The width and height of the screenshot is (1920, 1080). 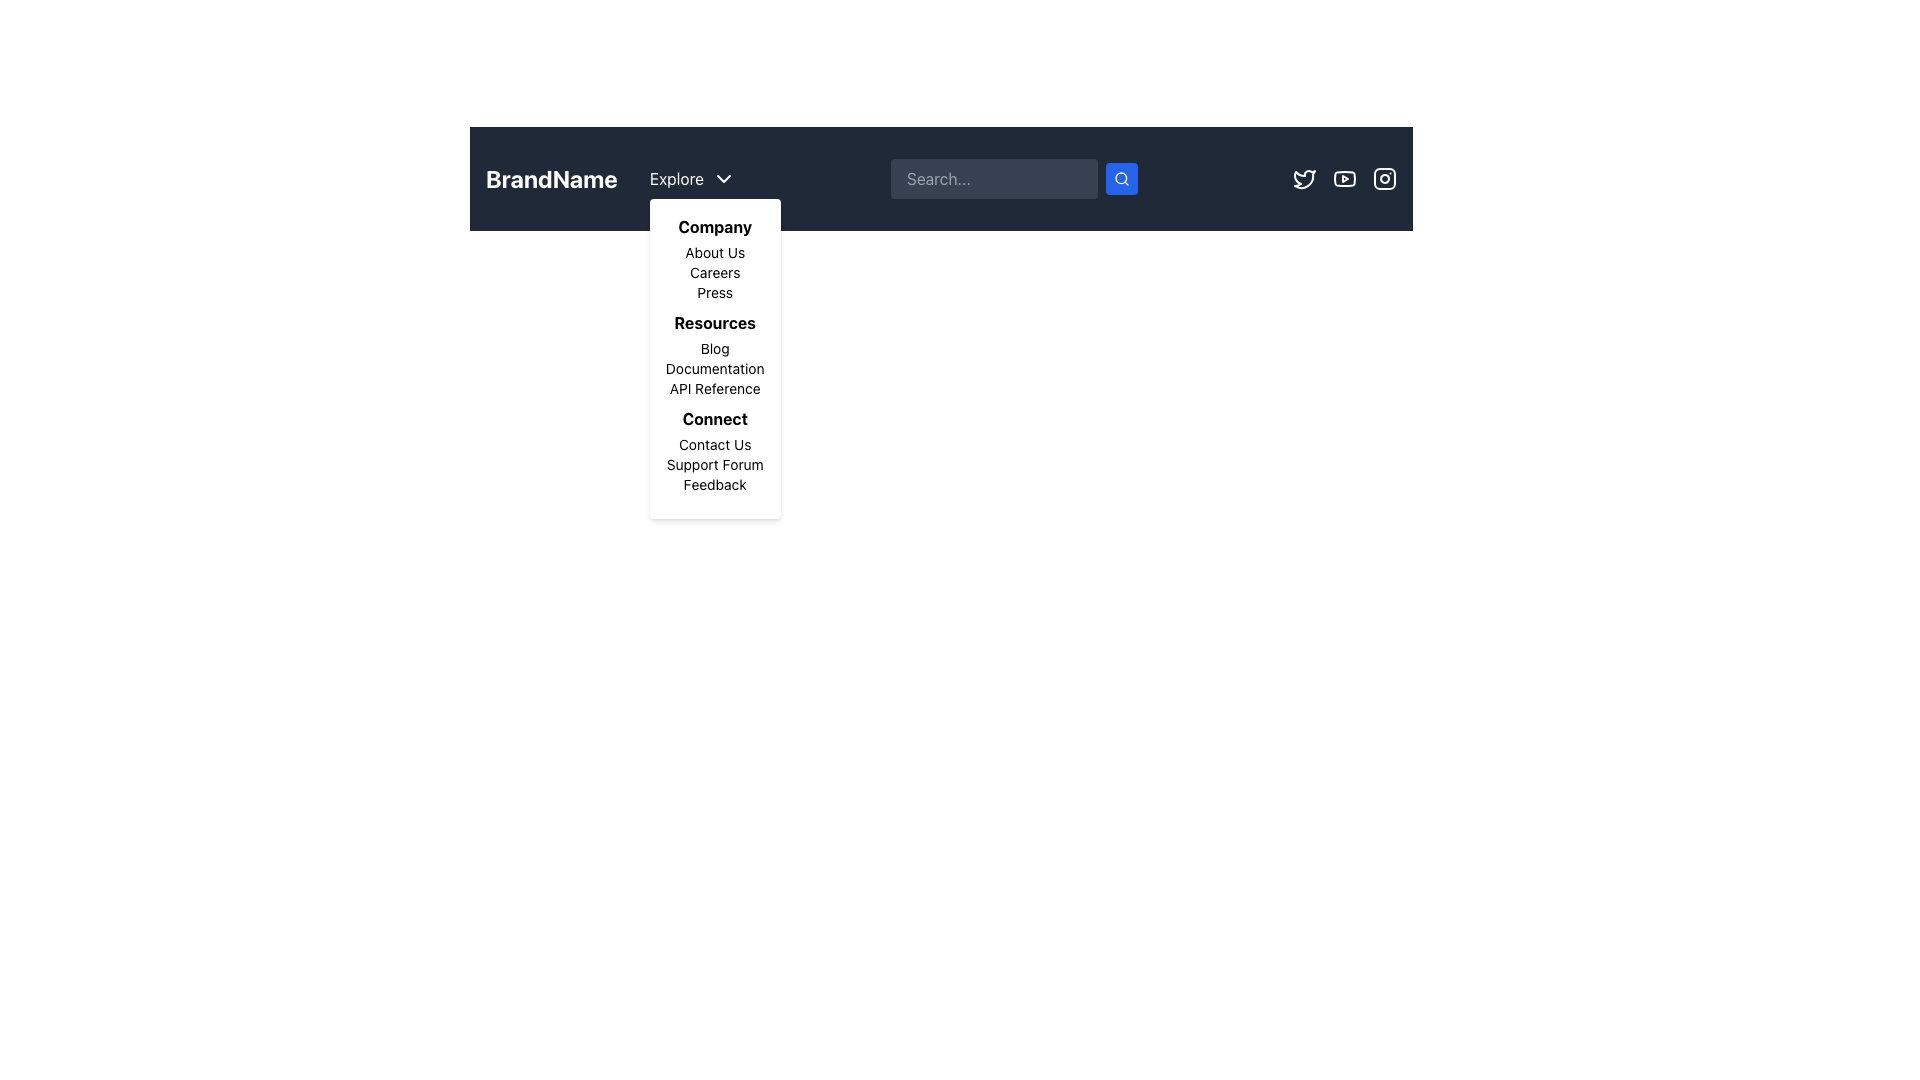 I want to click on the Twitter icon located in the top-right corner of the navigation bar, so click(x=1305, y=177).